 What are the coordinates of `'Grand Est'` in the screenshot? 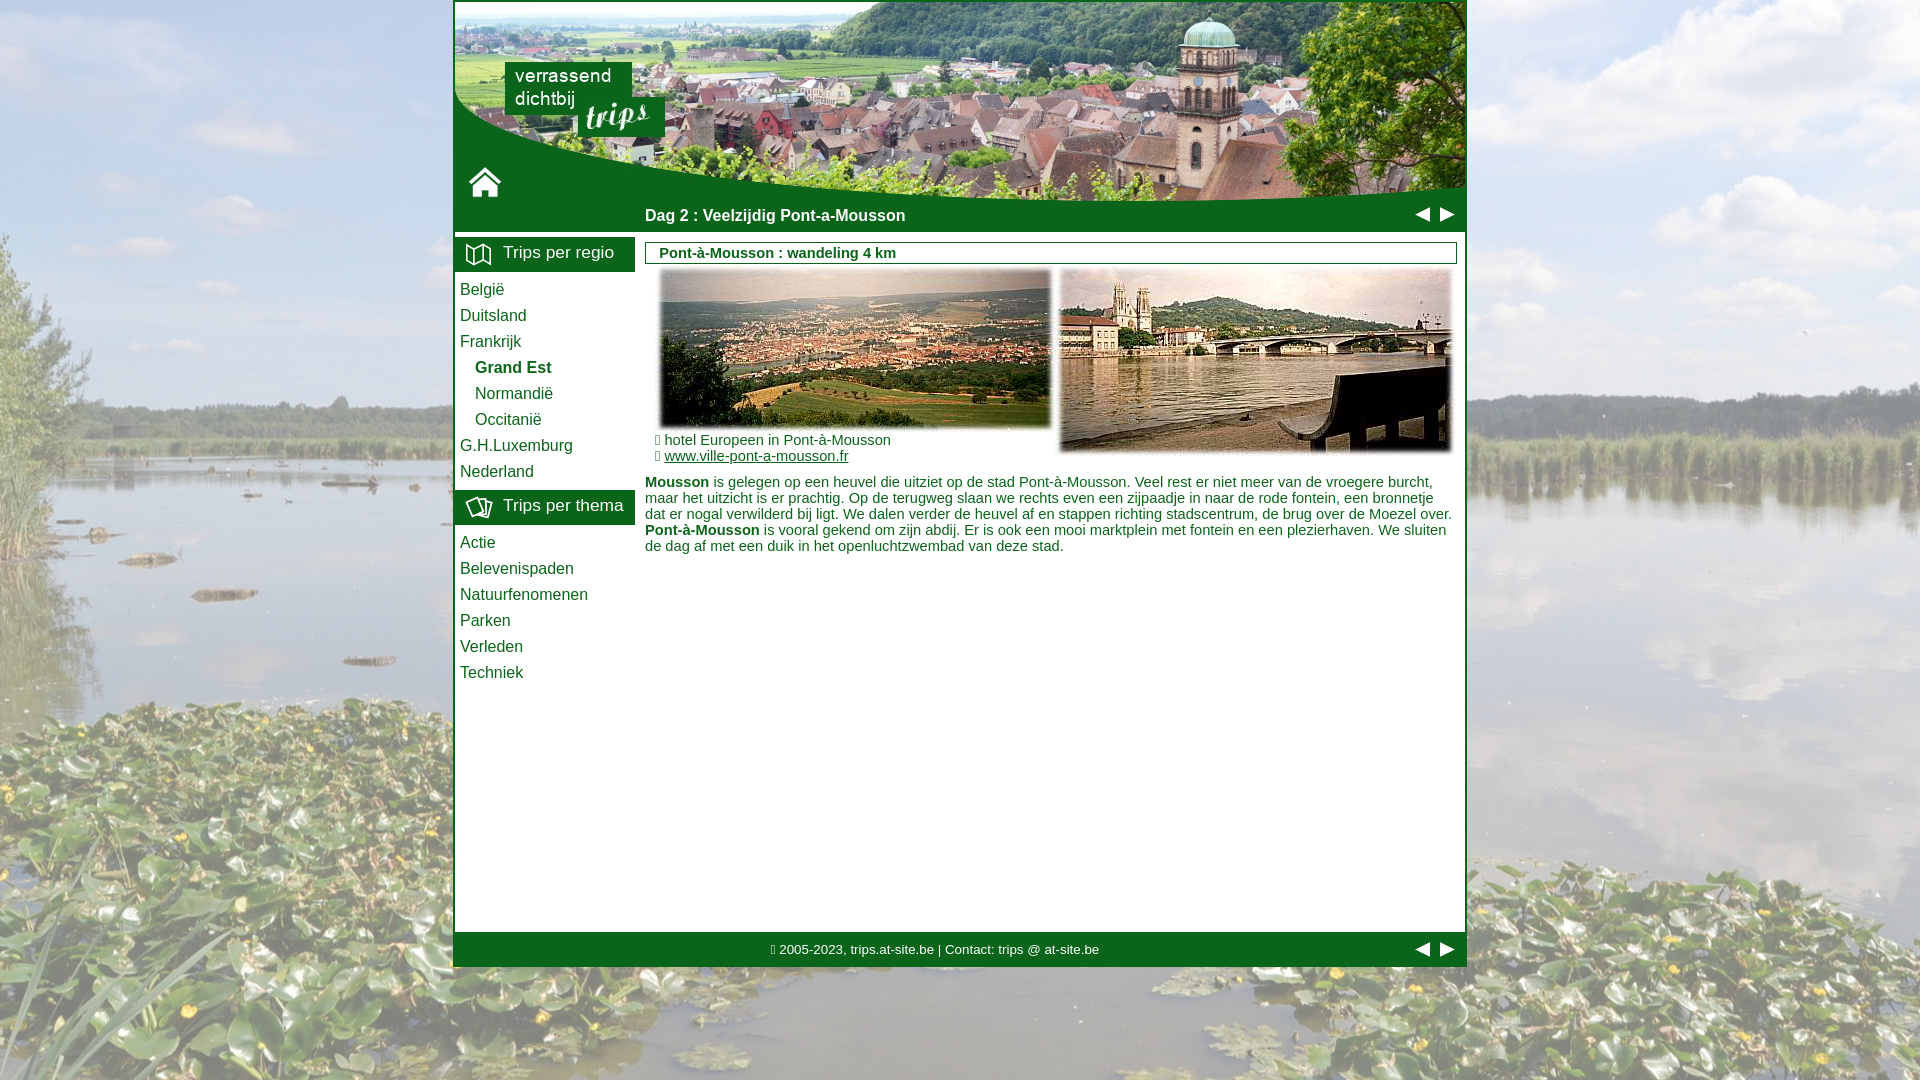 It's located at (545, 367).